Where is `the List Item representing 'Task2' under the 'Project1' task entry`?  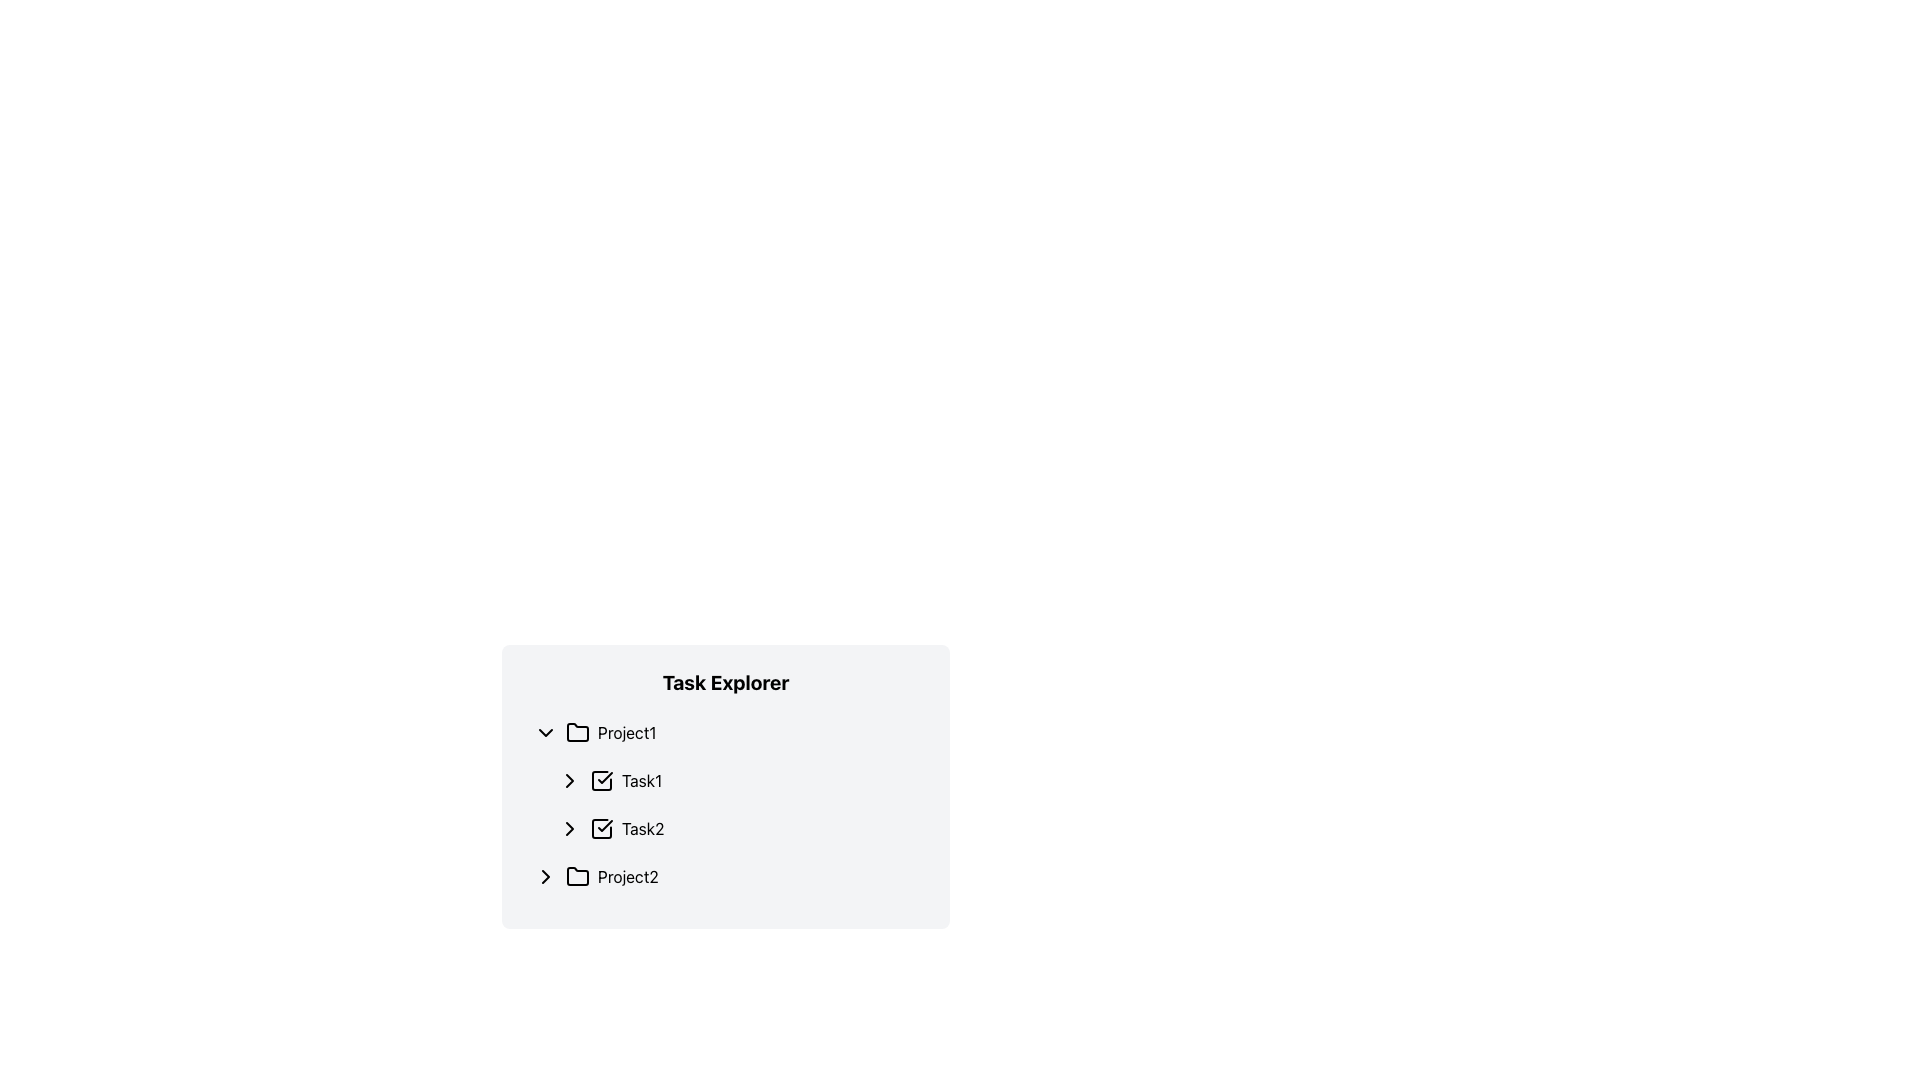 the List Item representing 'Task2' under the 'Project1' task entry is located at coordinates (737, 829).